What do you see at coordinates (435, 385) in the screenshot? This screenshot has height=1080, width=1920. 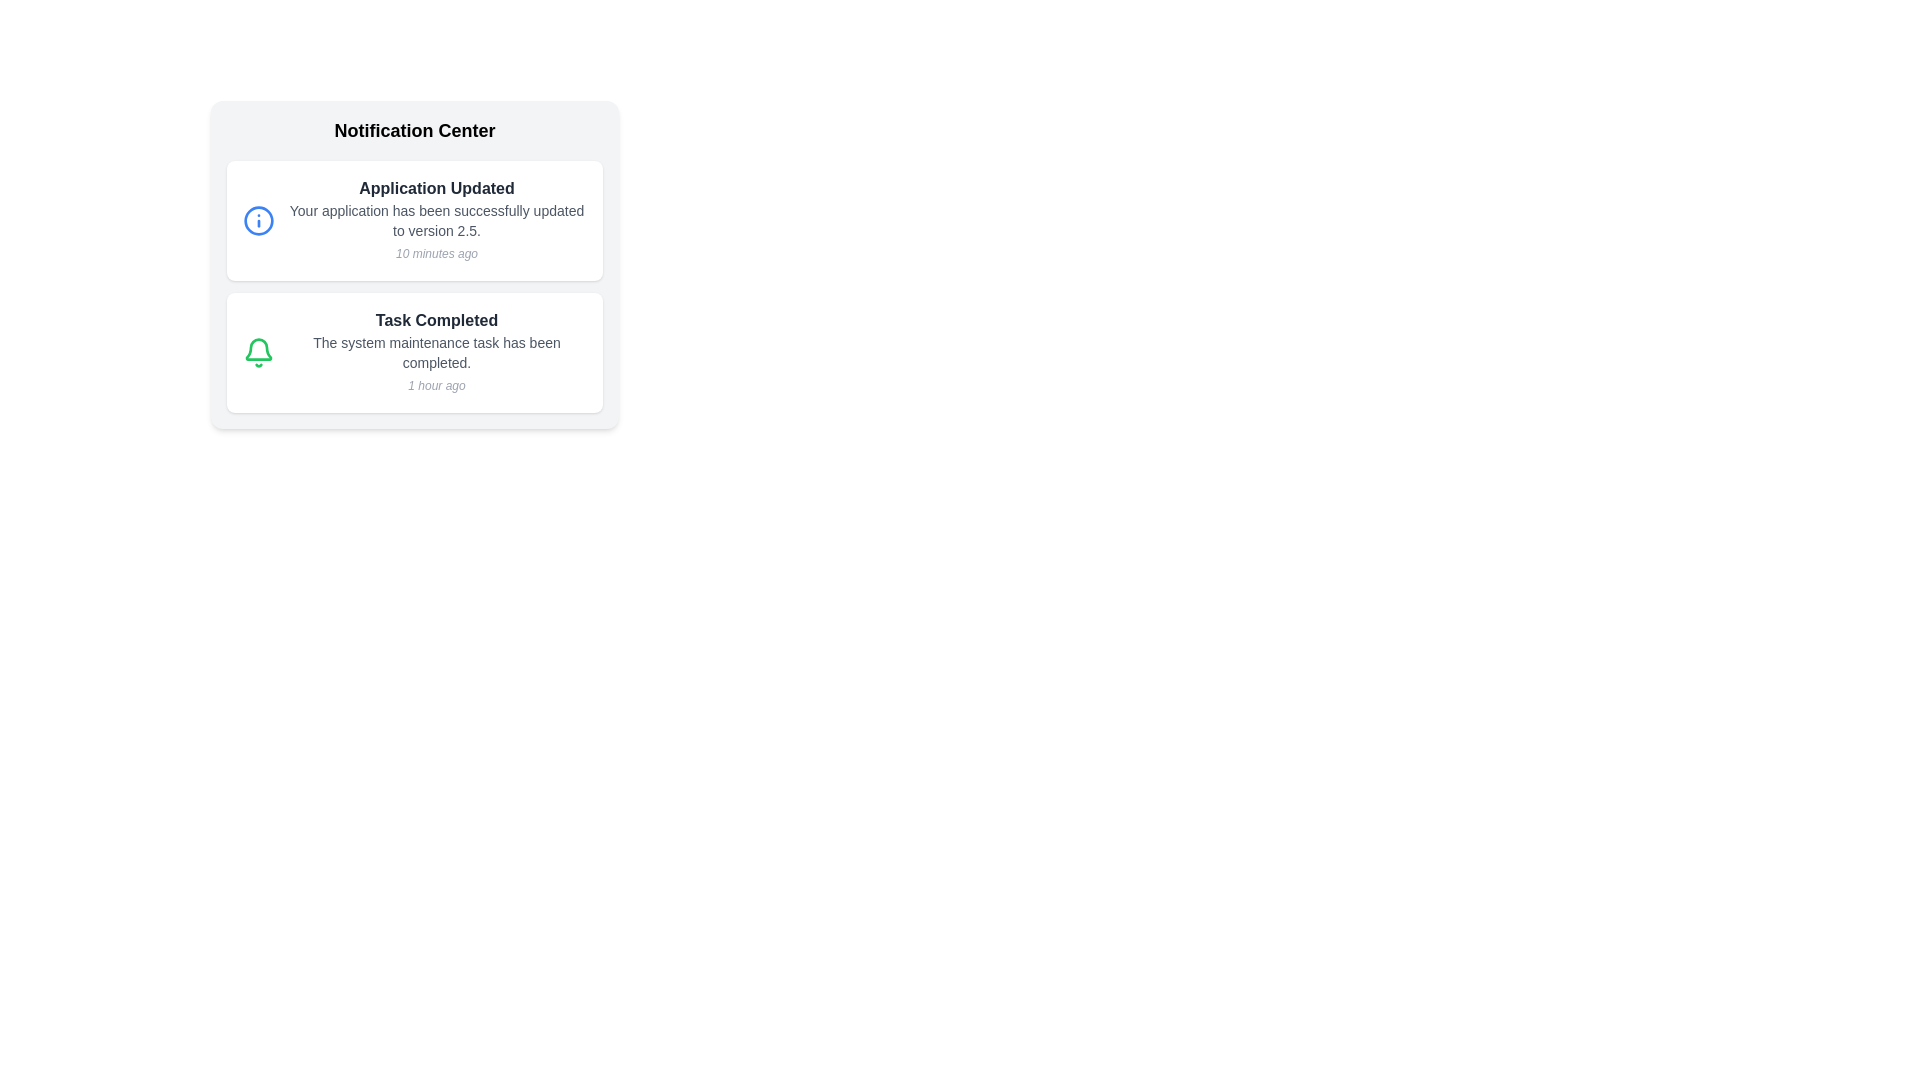 I see `the timestamp text label located at the bottom-right corner of the 'Task Completed' message box` at bounding box center [435, 385].